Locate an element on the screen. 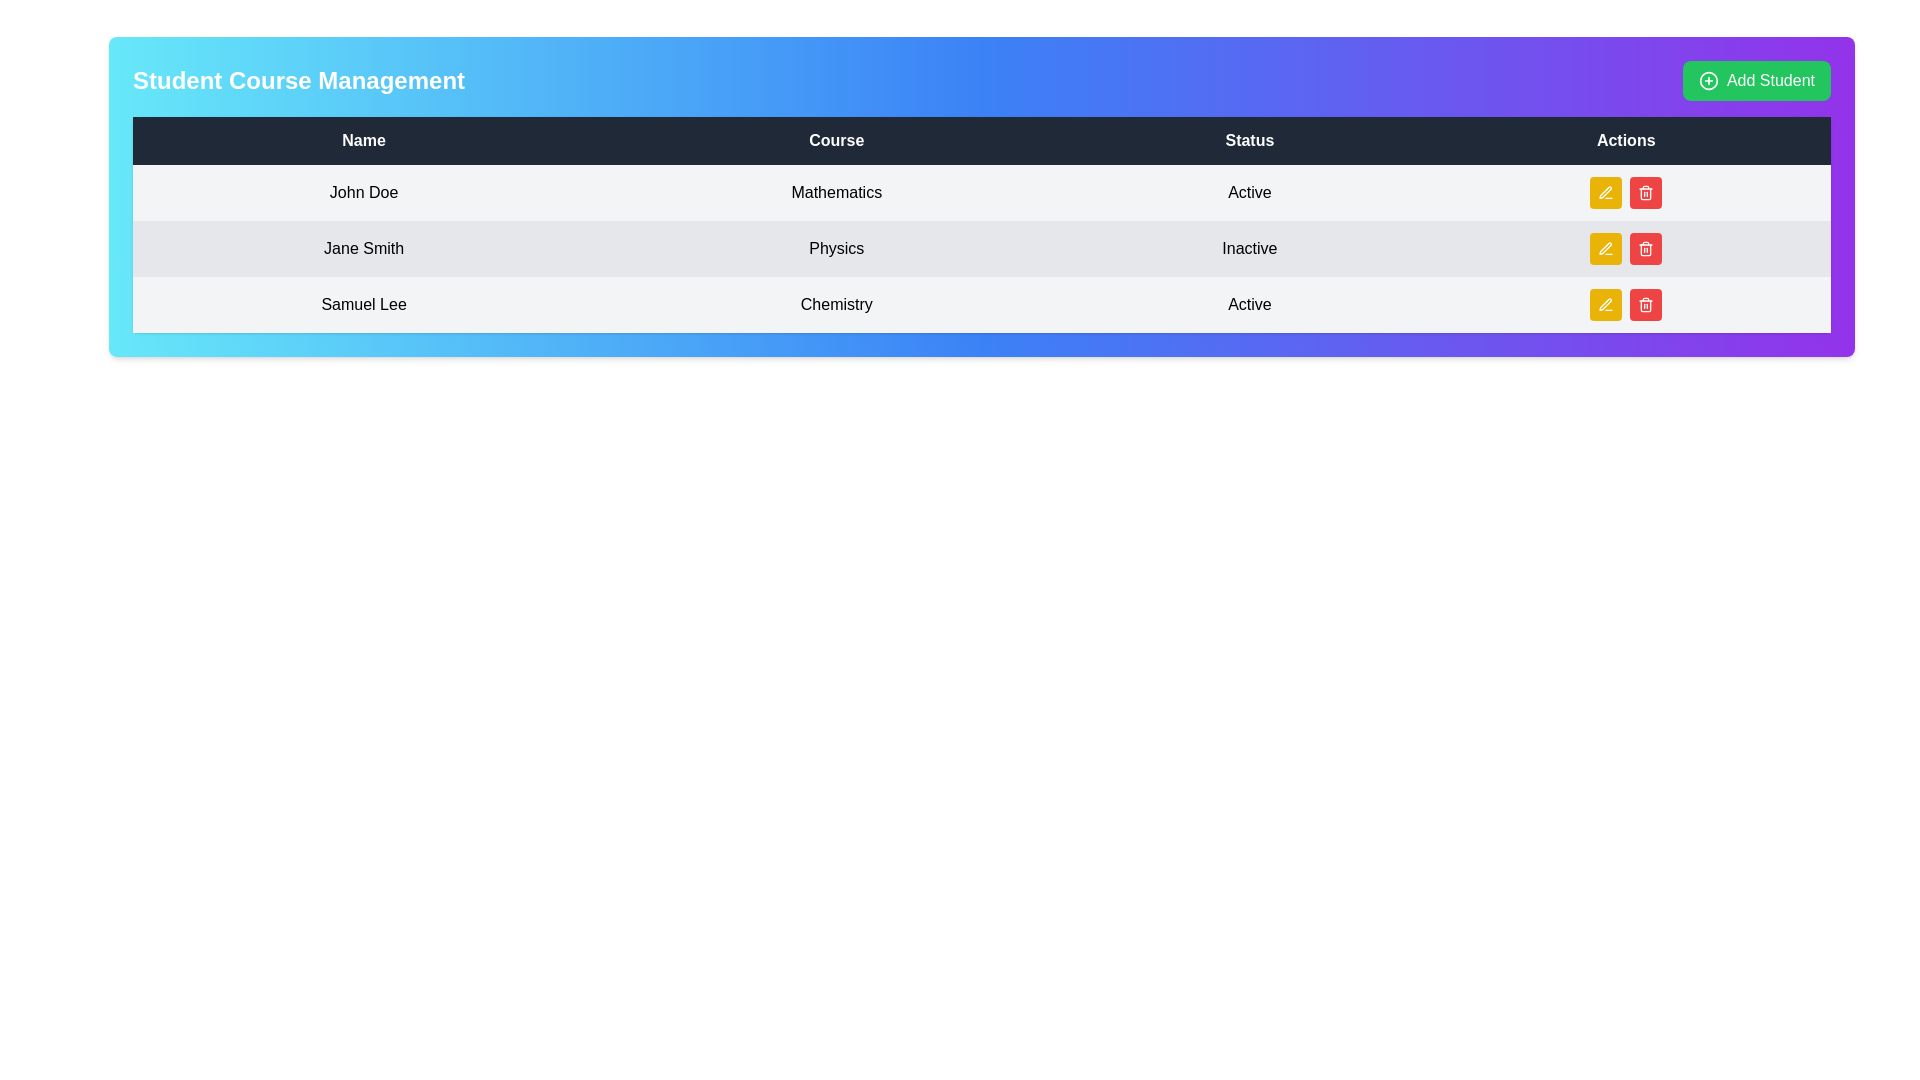  the 'Add Student' button with a green background and white text to trigger hover effects is located at coordinates (1755, 80).